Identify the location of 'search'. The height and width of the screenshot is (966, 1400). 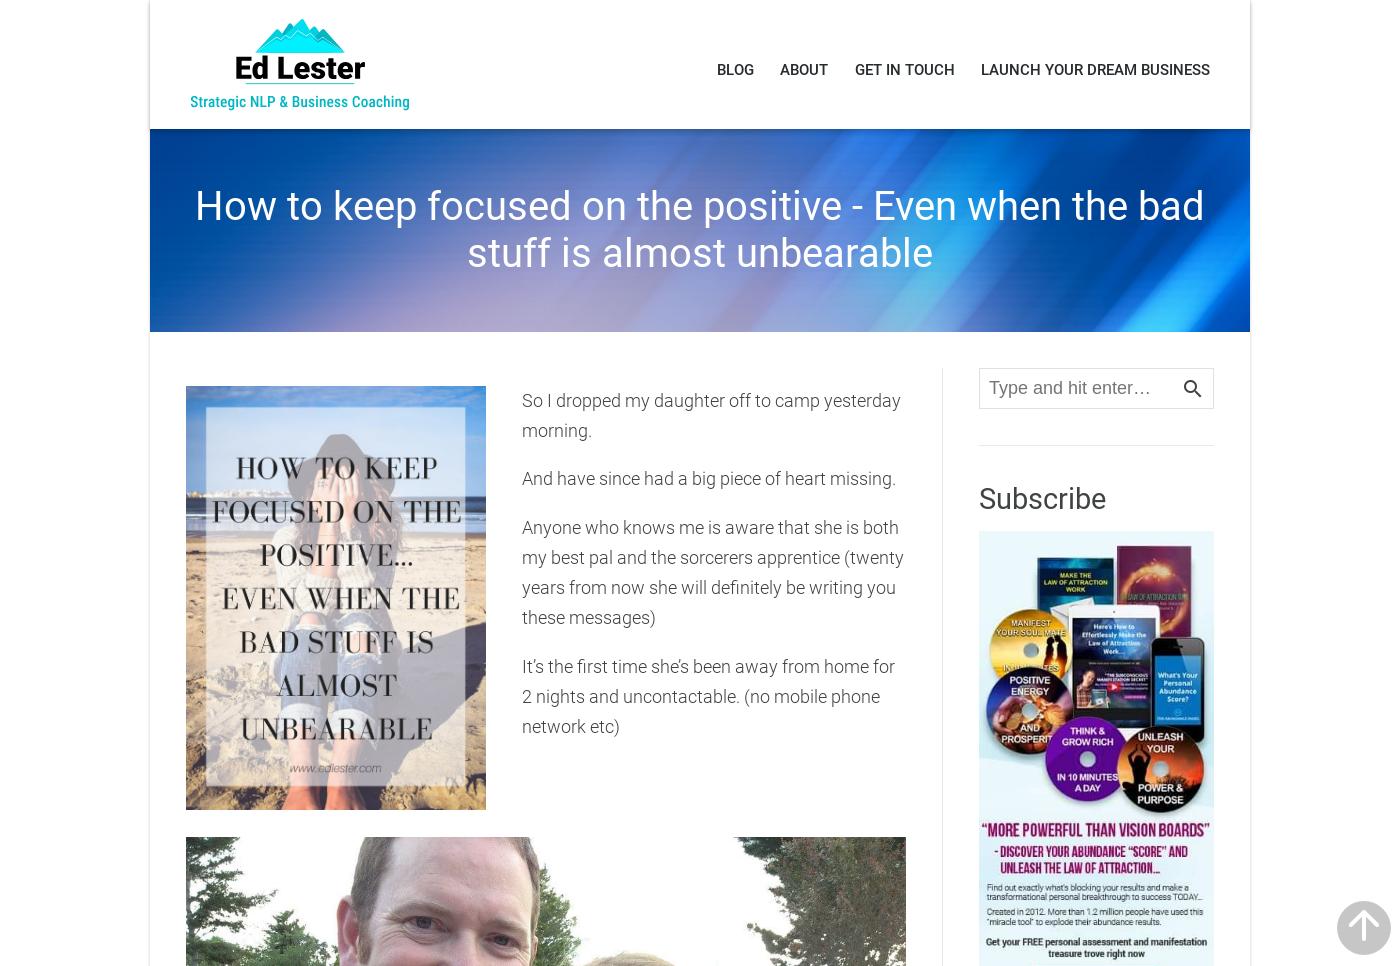
(1192, 388).